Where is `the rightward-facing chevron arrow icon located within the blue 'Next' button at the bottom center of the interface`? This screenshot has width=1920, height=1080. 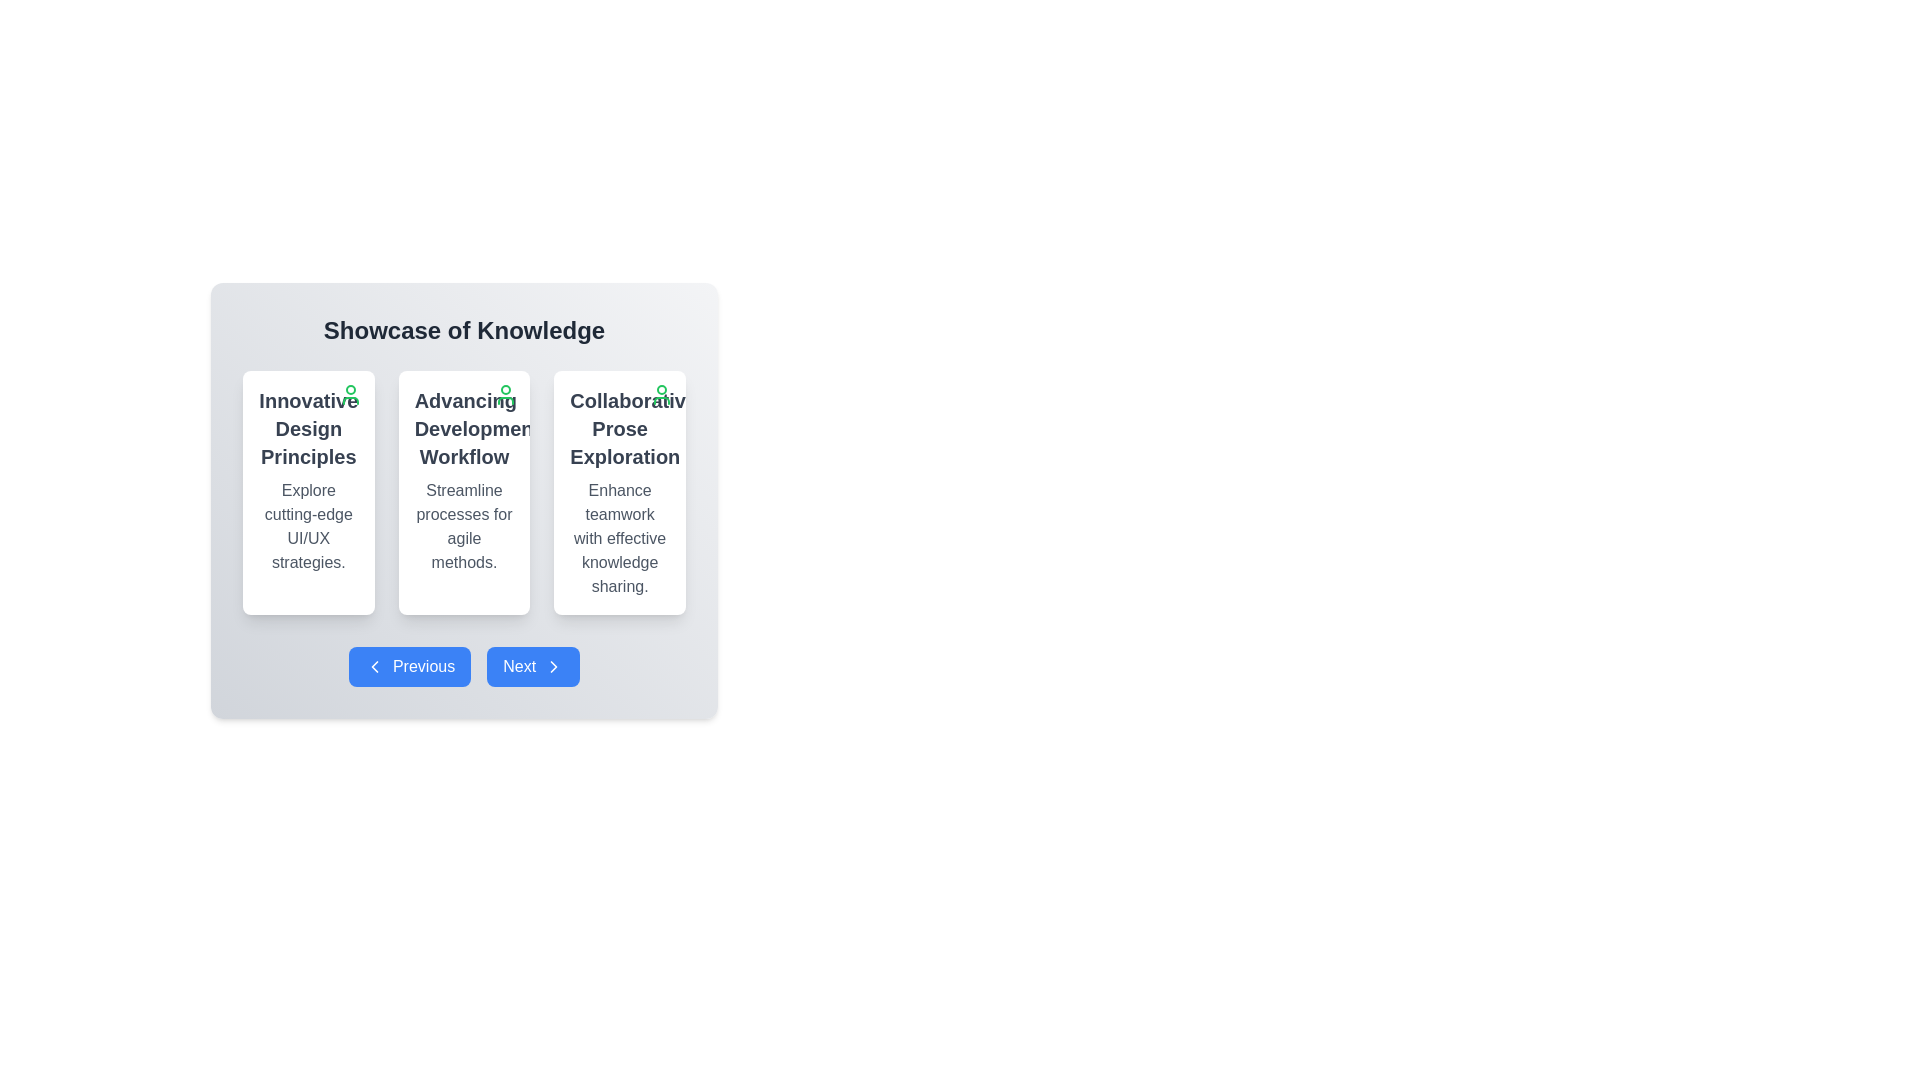
the rightward-facing chevron arrow icon located within the blue 'Next' button at the bottom center of the interface is located at coordinates (554, 667).